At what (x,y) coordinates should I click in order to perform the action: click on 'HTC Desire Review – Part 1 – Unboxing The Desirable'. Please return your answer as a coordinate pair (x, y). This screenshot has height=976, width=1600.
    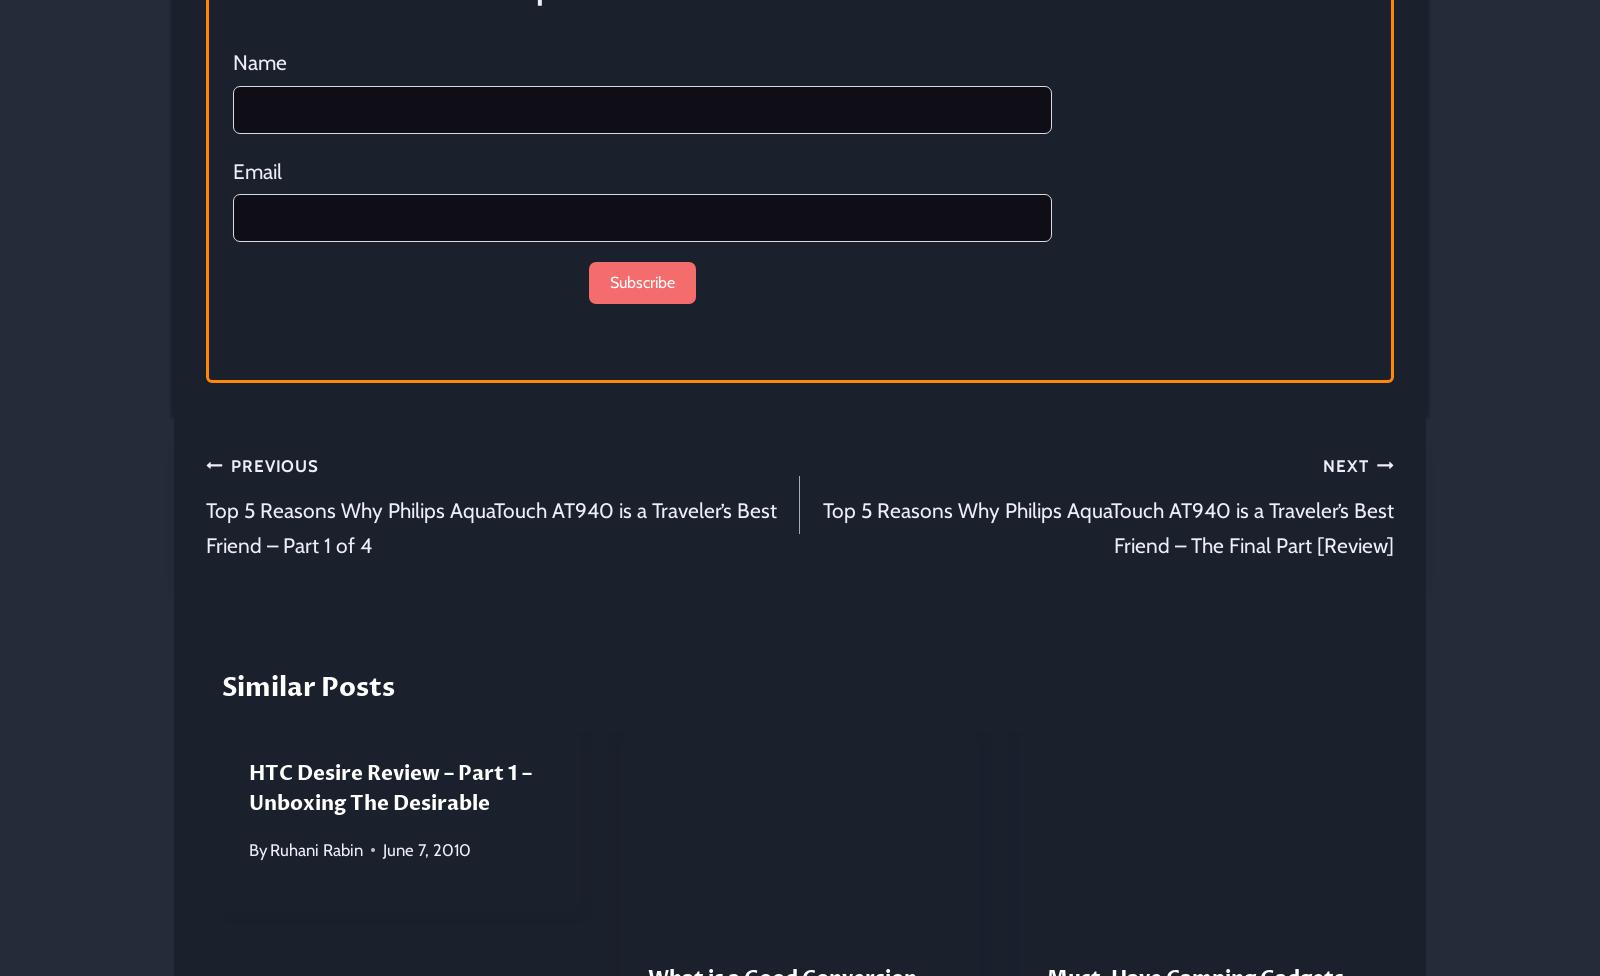
    Looking at the image, I should click on (390, 787).